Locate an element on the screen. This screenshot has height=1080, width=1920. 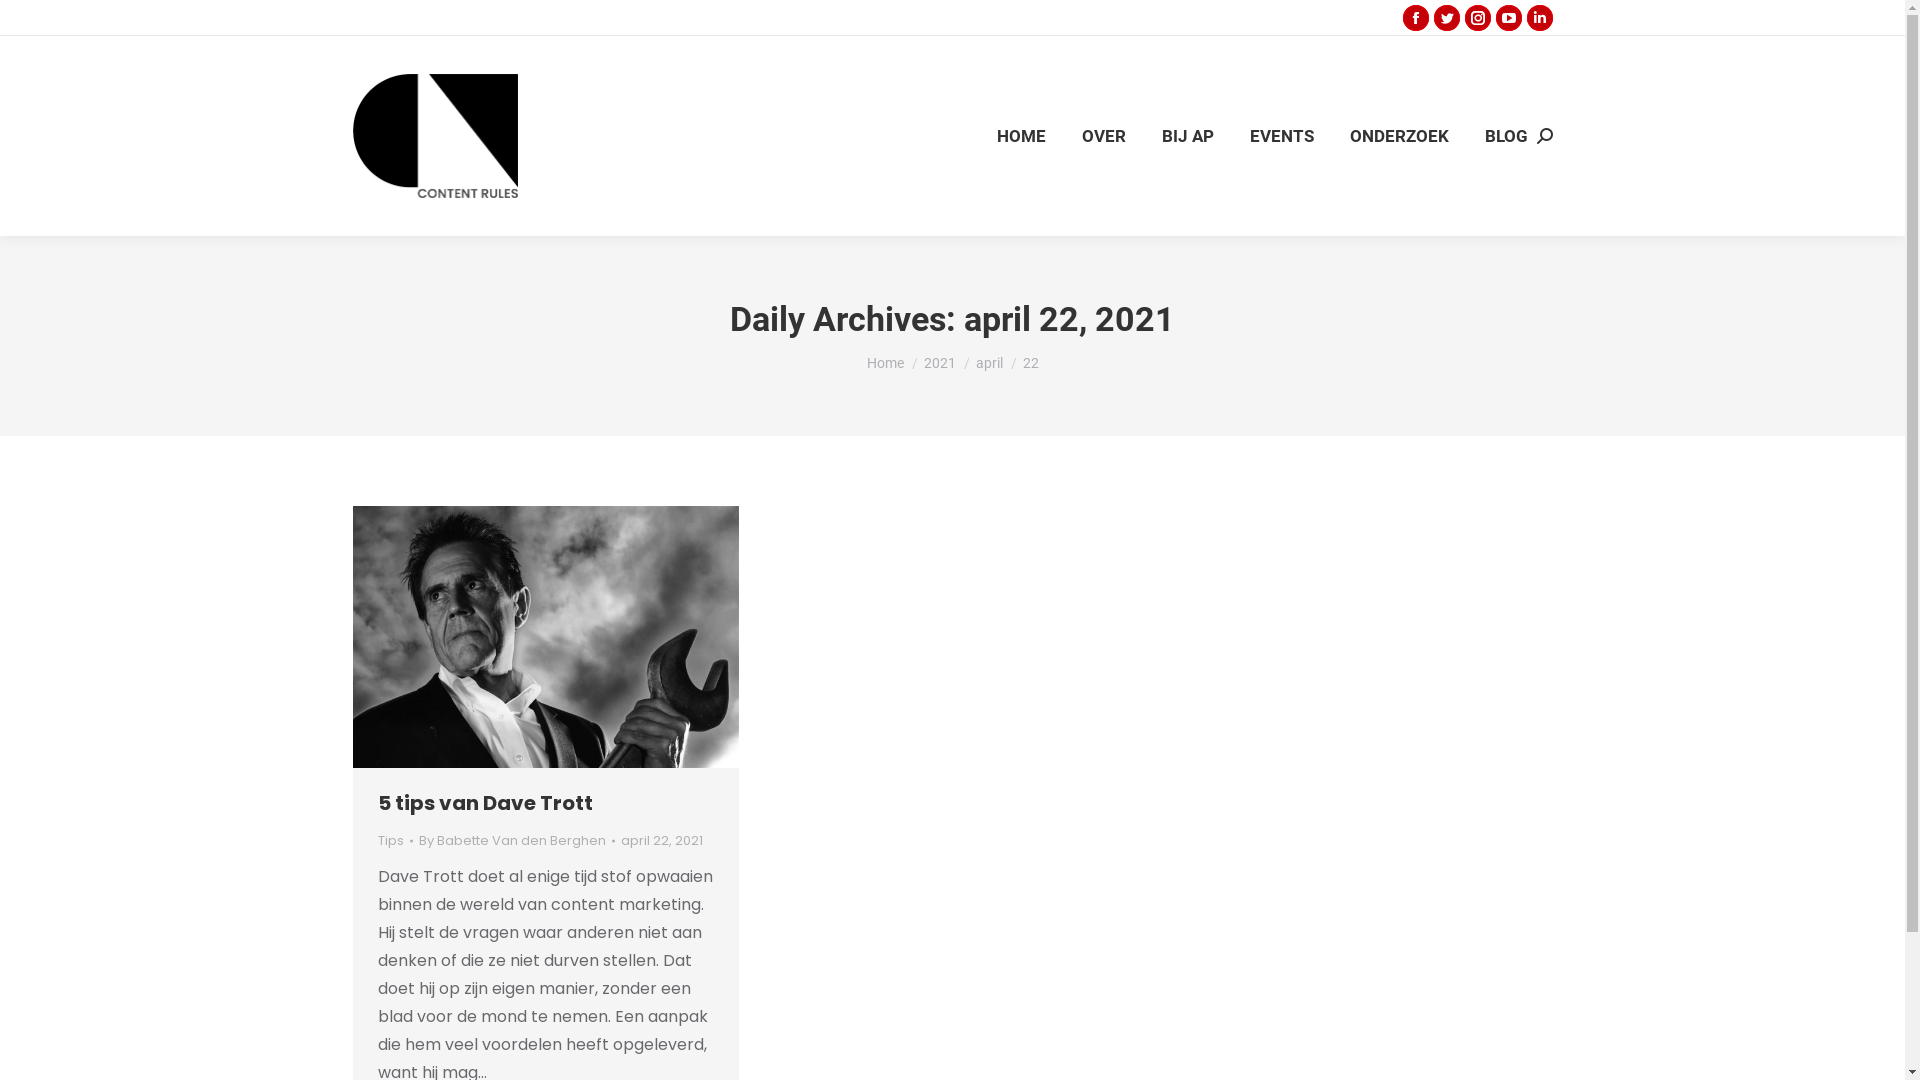
'Linkedin page opens in new window' is located at coordinates (1538, 18).